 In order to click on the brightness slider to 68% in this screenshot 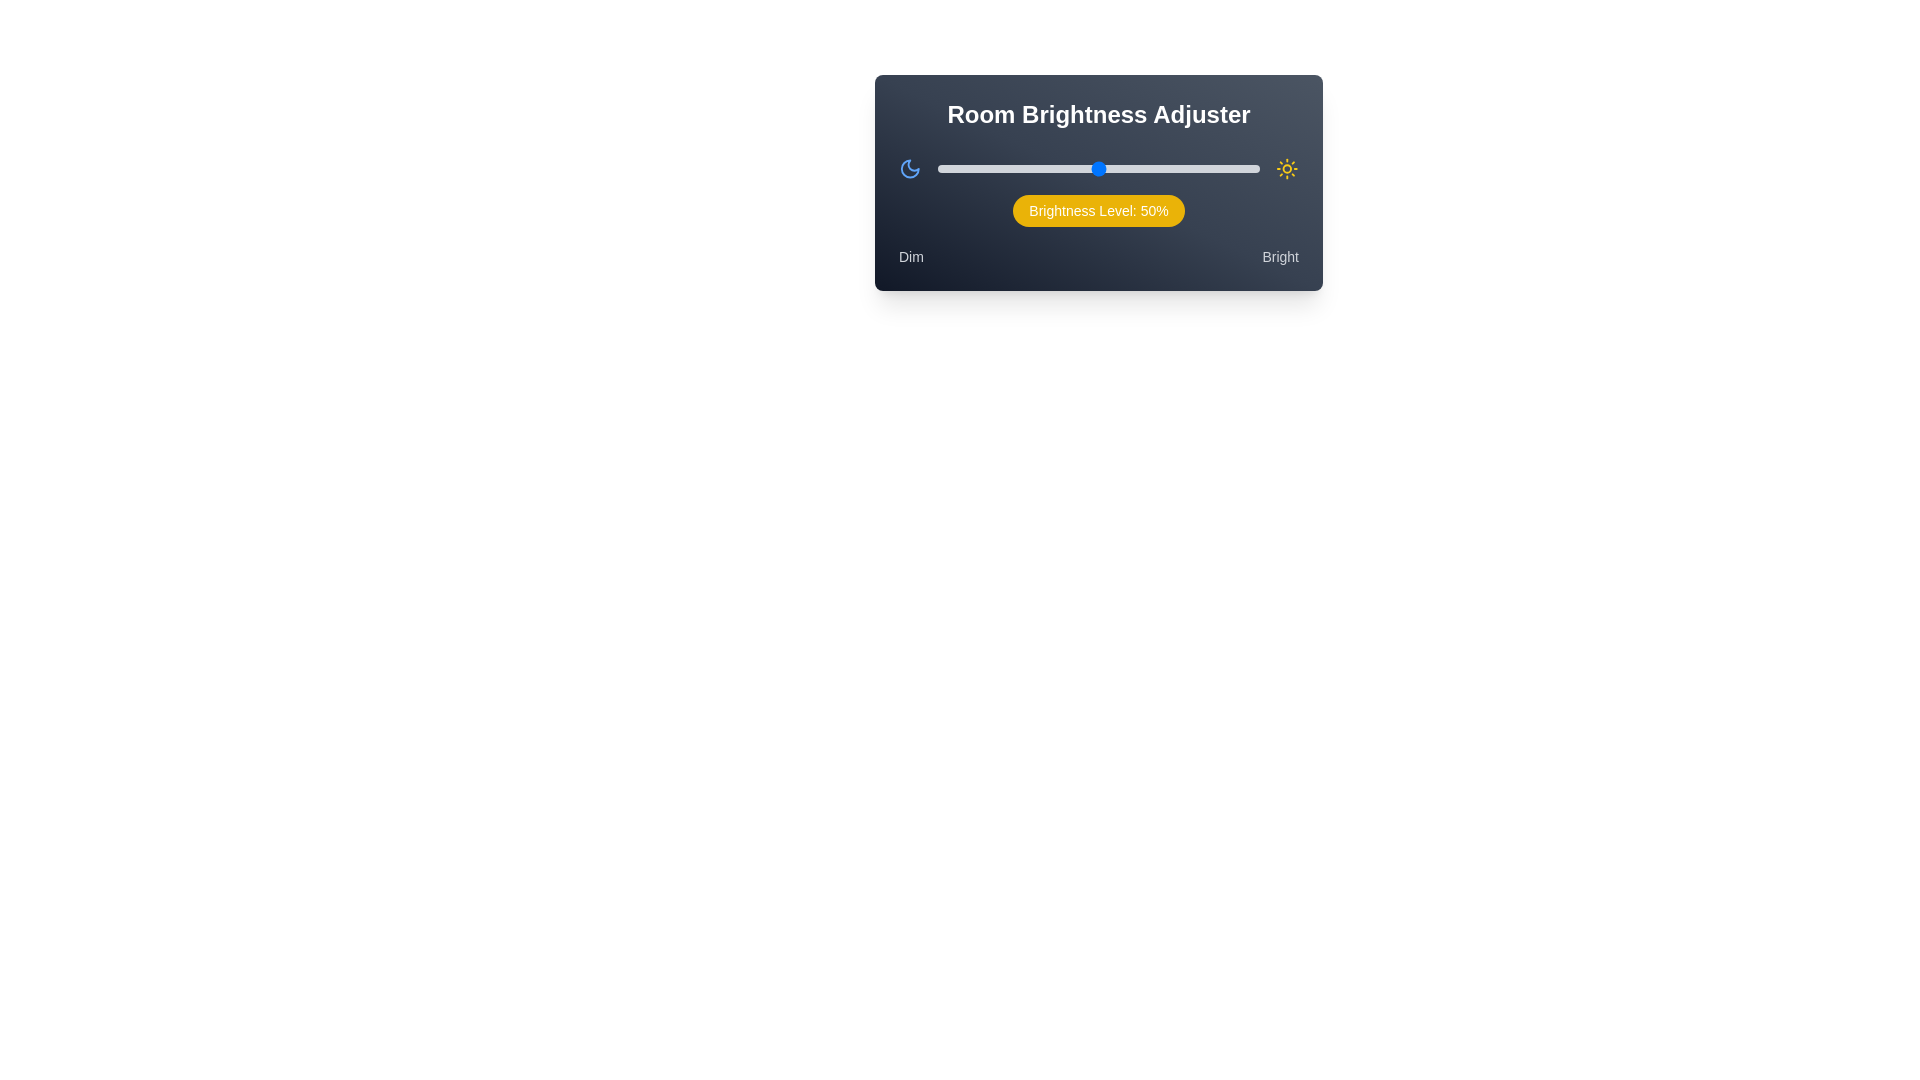, I will do `click(1157, 168)`.